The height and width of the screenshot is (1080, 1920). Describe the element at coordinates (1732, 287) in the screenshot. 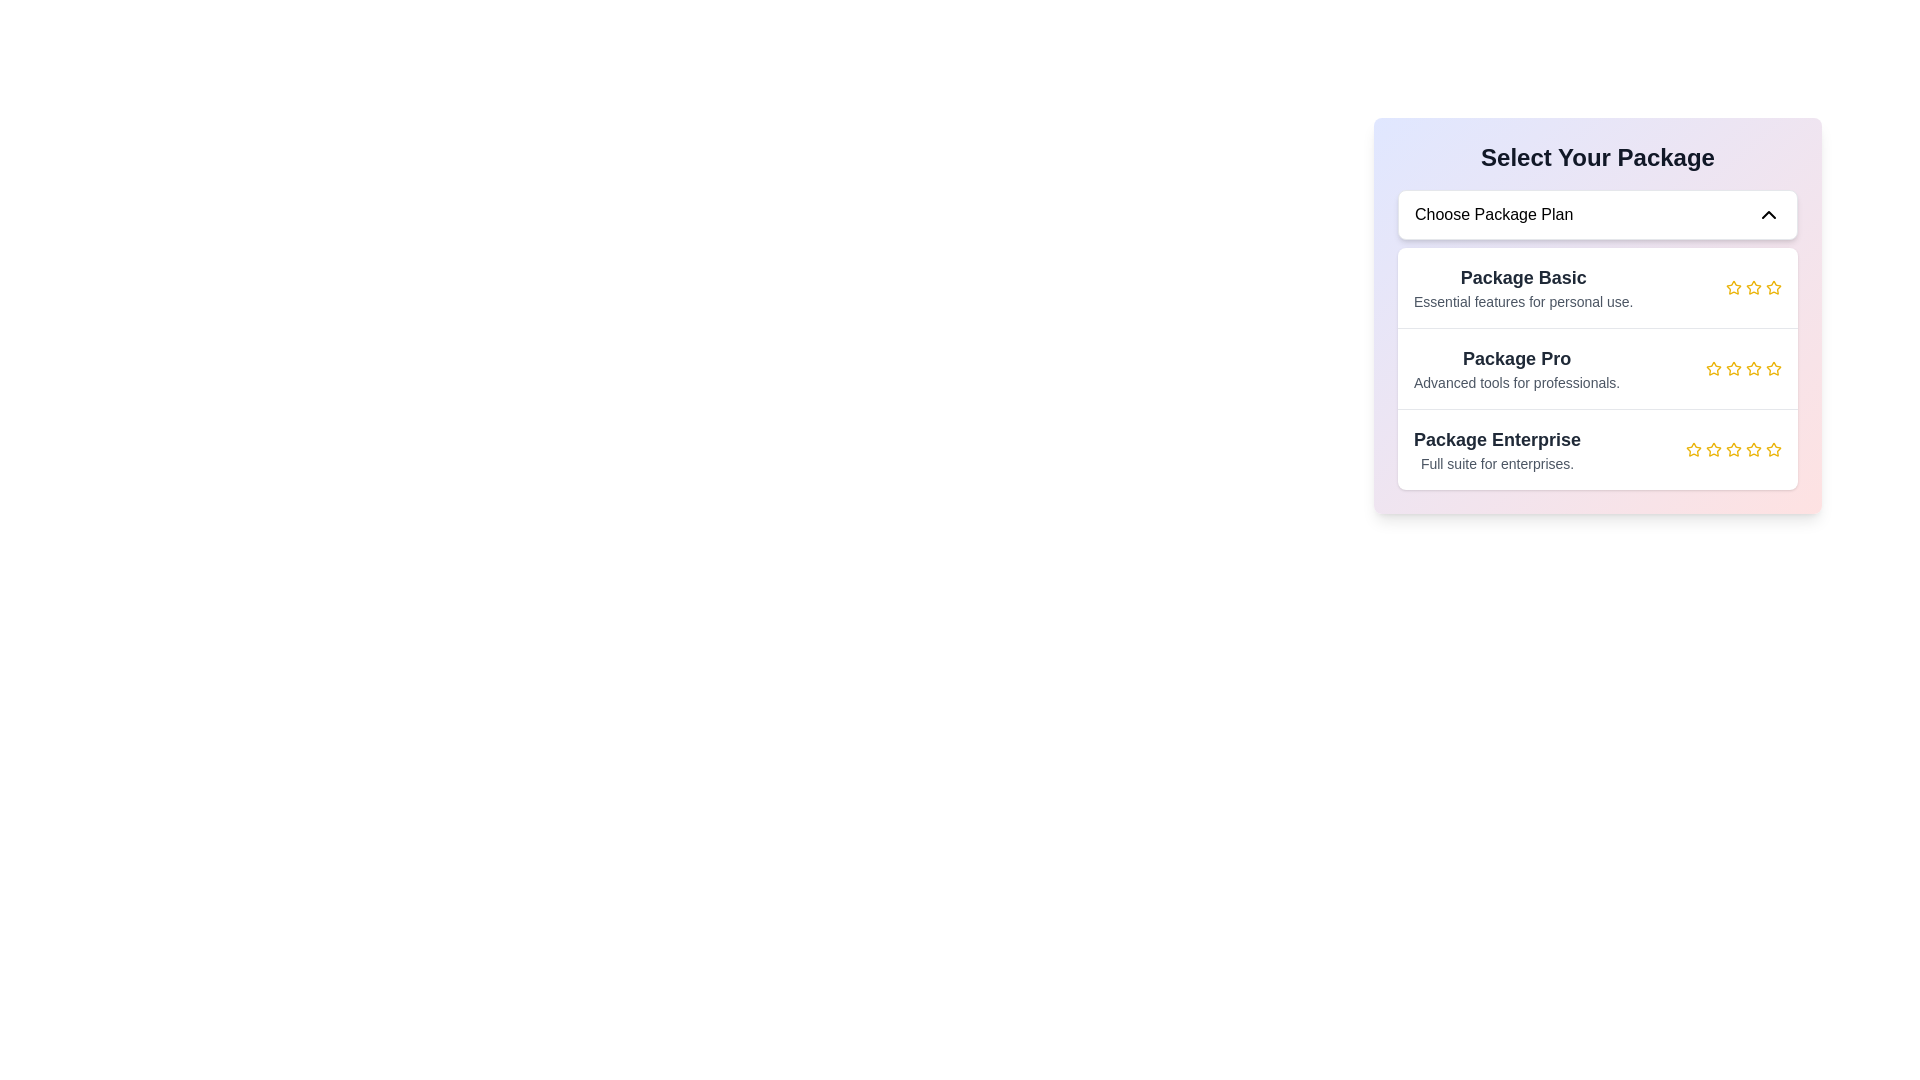

I see `the first star icon` at that location.